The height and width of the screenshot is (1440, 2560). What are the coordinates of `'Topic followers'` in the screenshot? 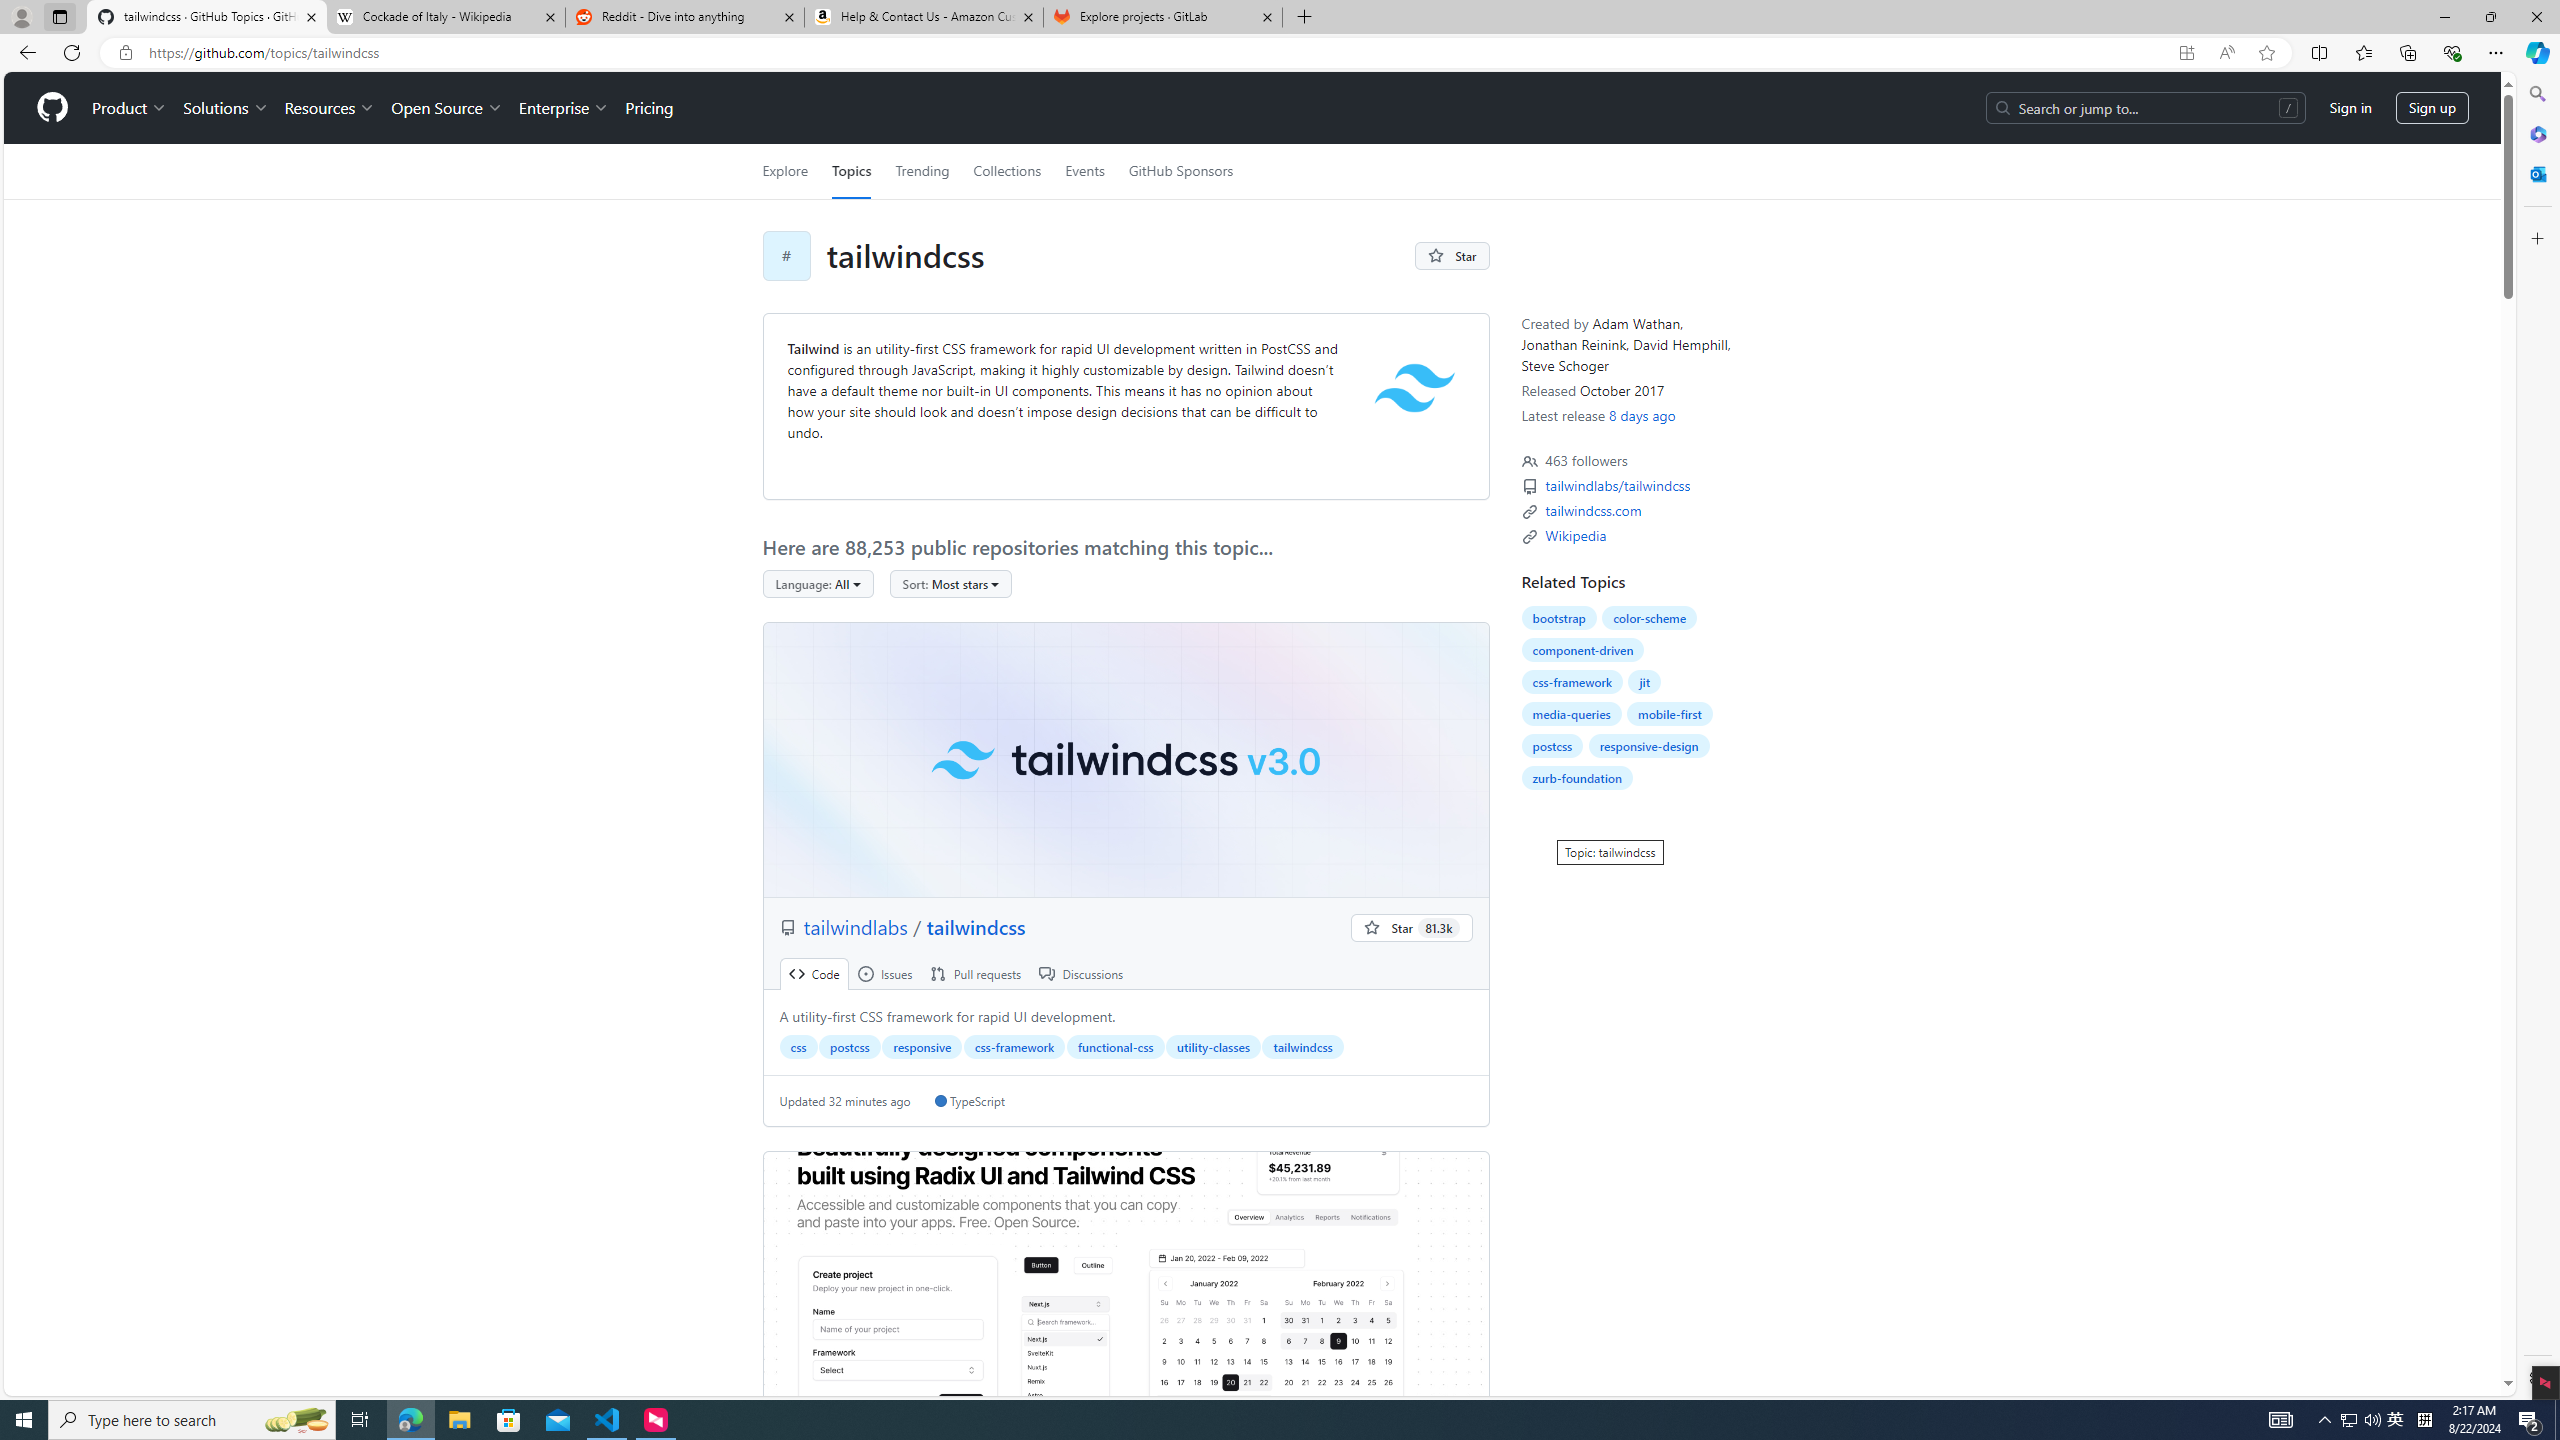 It's located at (1528, 460).